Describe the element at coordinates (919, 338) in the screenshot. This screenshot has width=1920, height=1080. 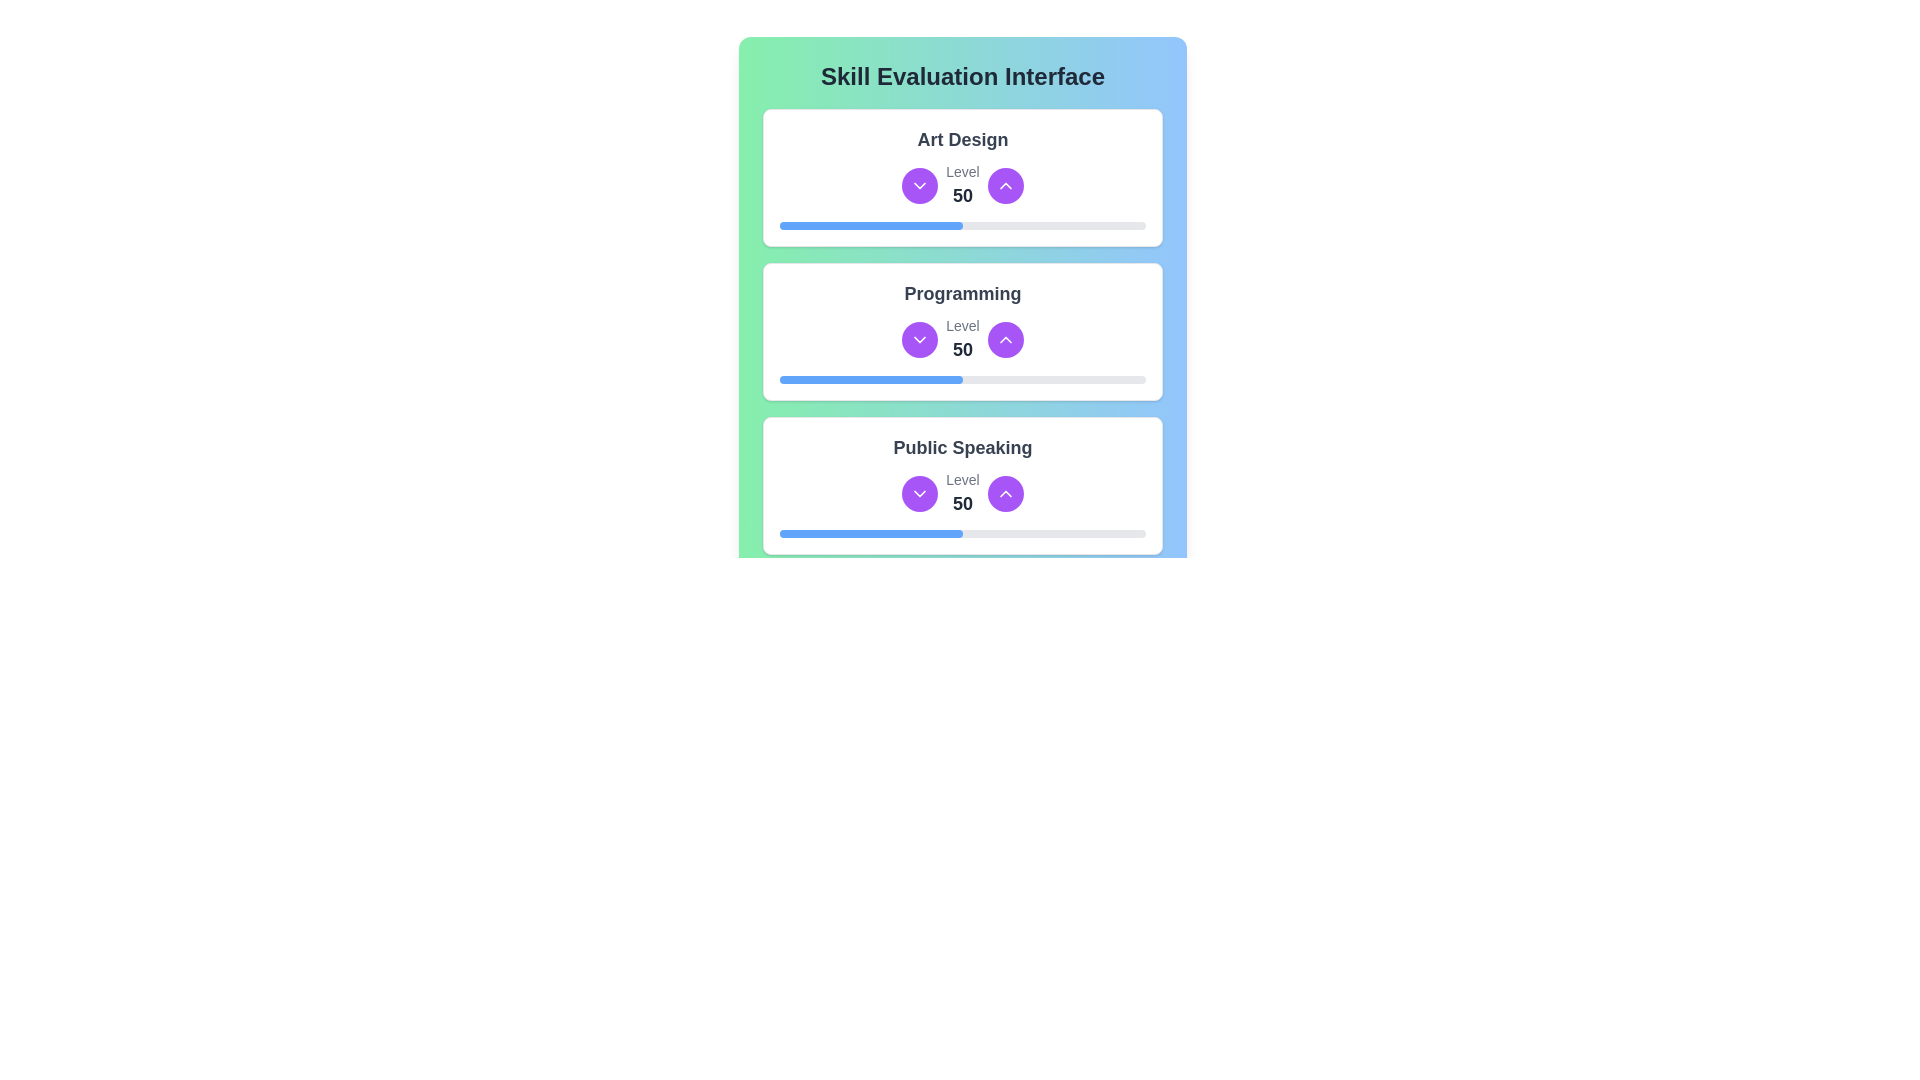
I see `the button with a downward arrow located in the second card labeled 'Programming', positioned to the left of 'Level 50'` at that location.